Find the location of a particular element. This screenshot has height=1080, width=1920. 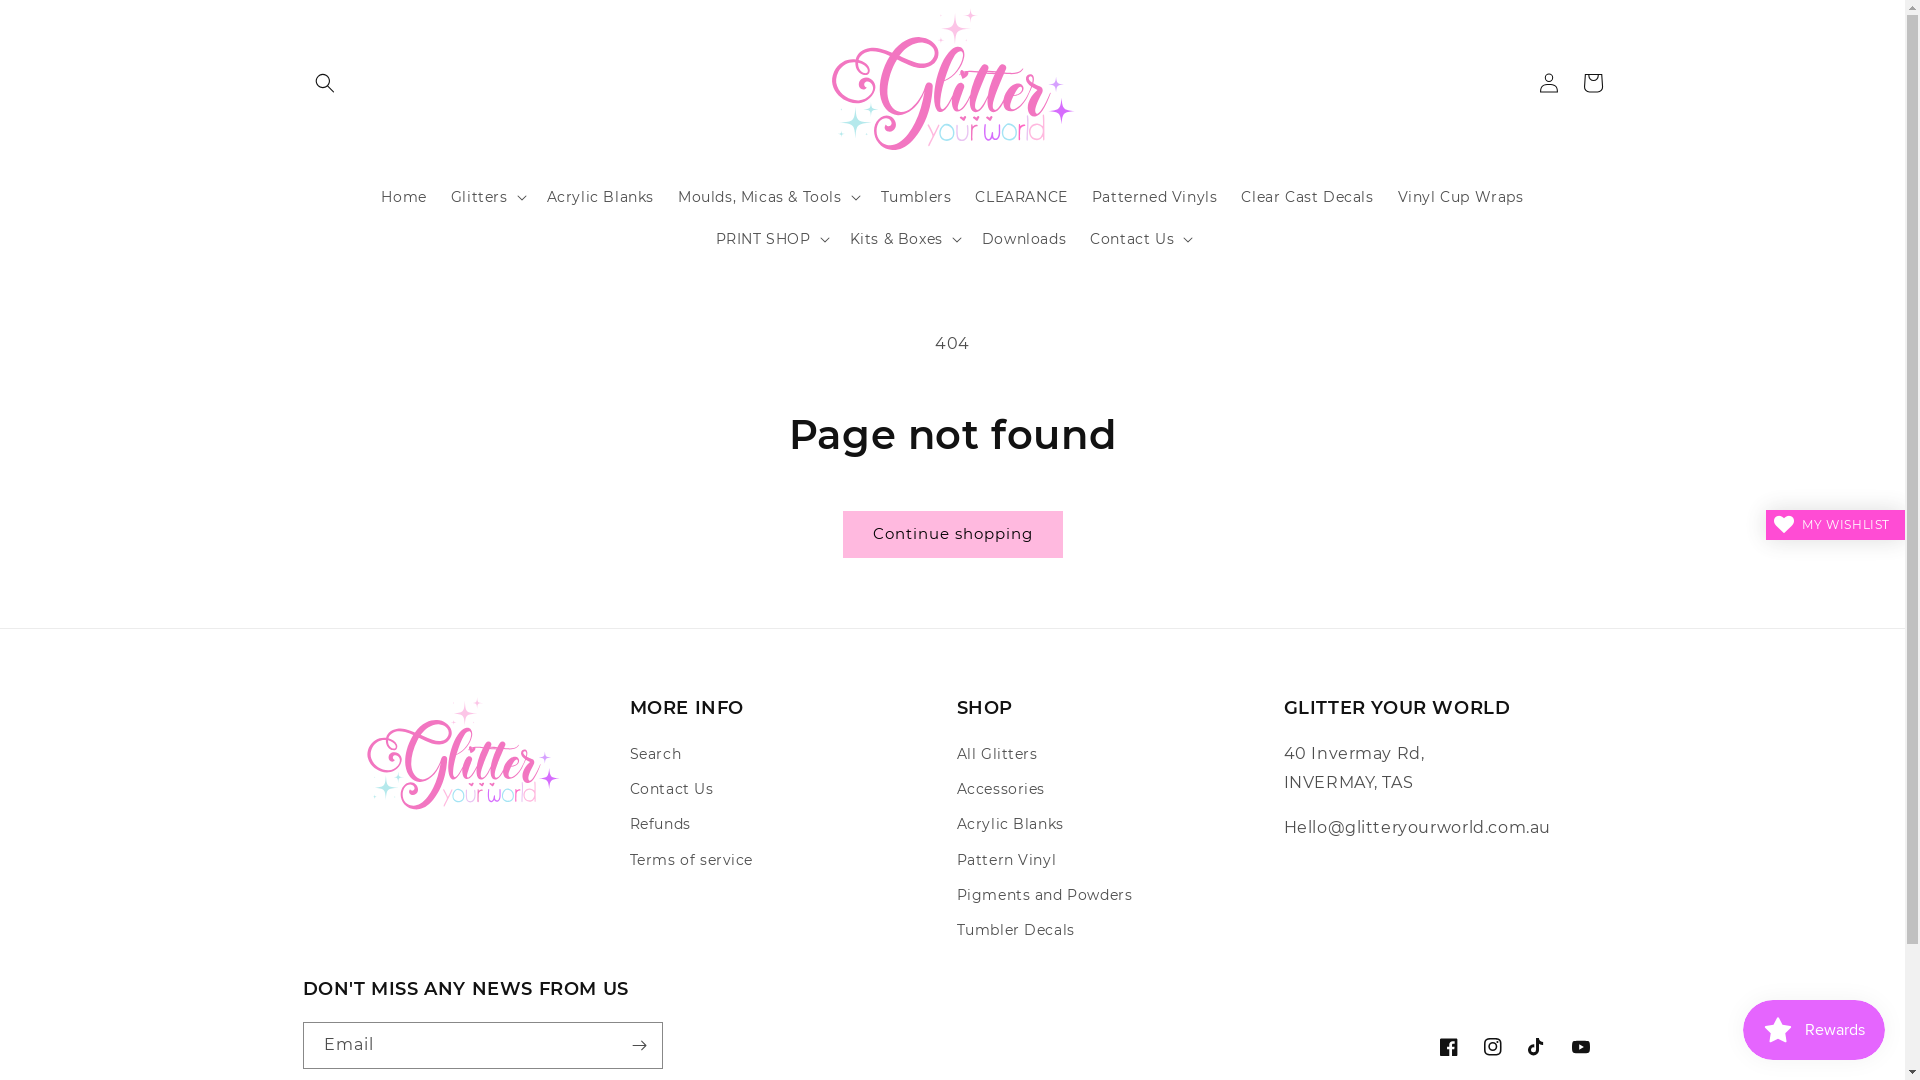

'Pigments and Powders' is located at coordinates (954, 894).